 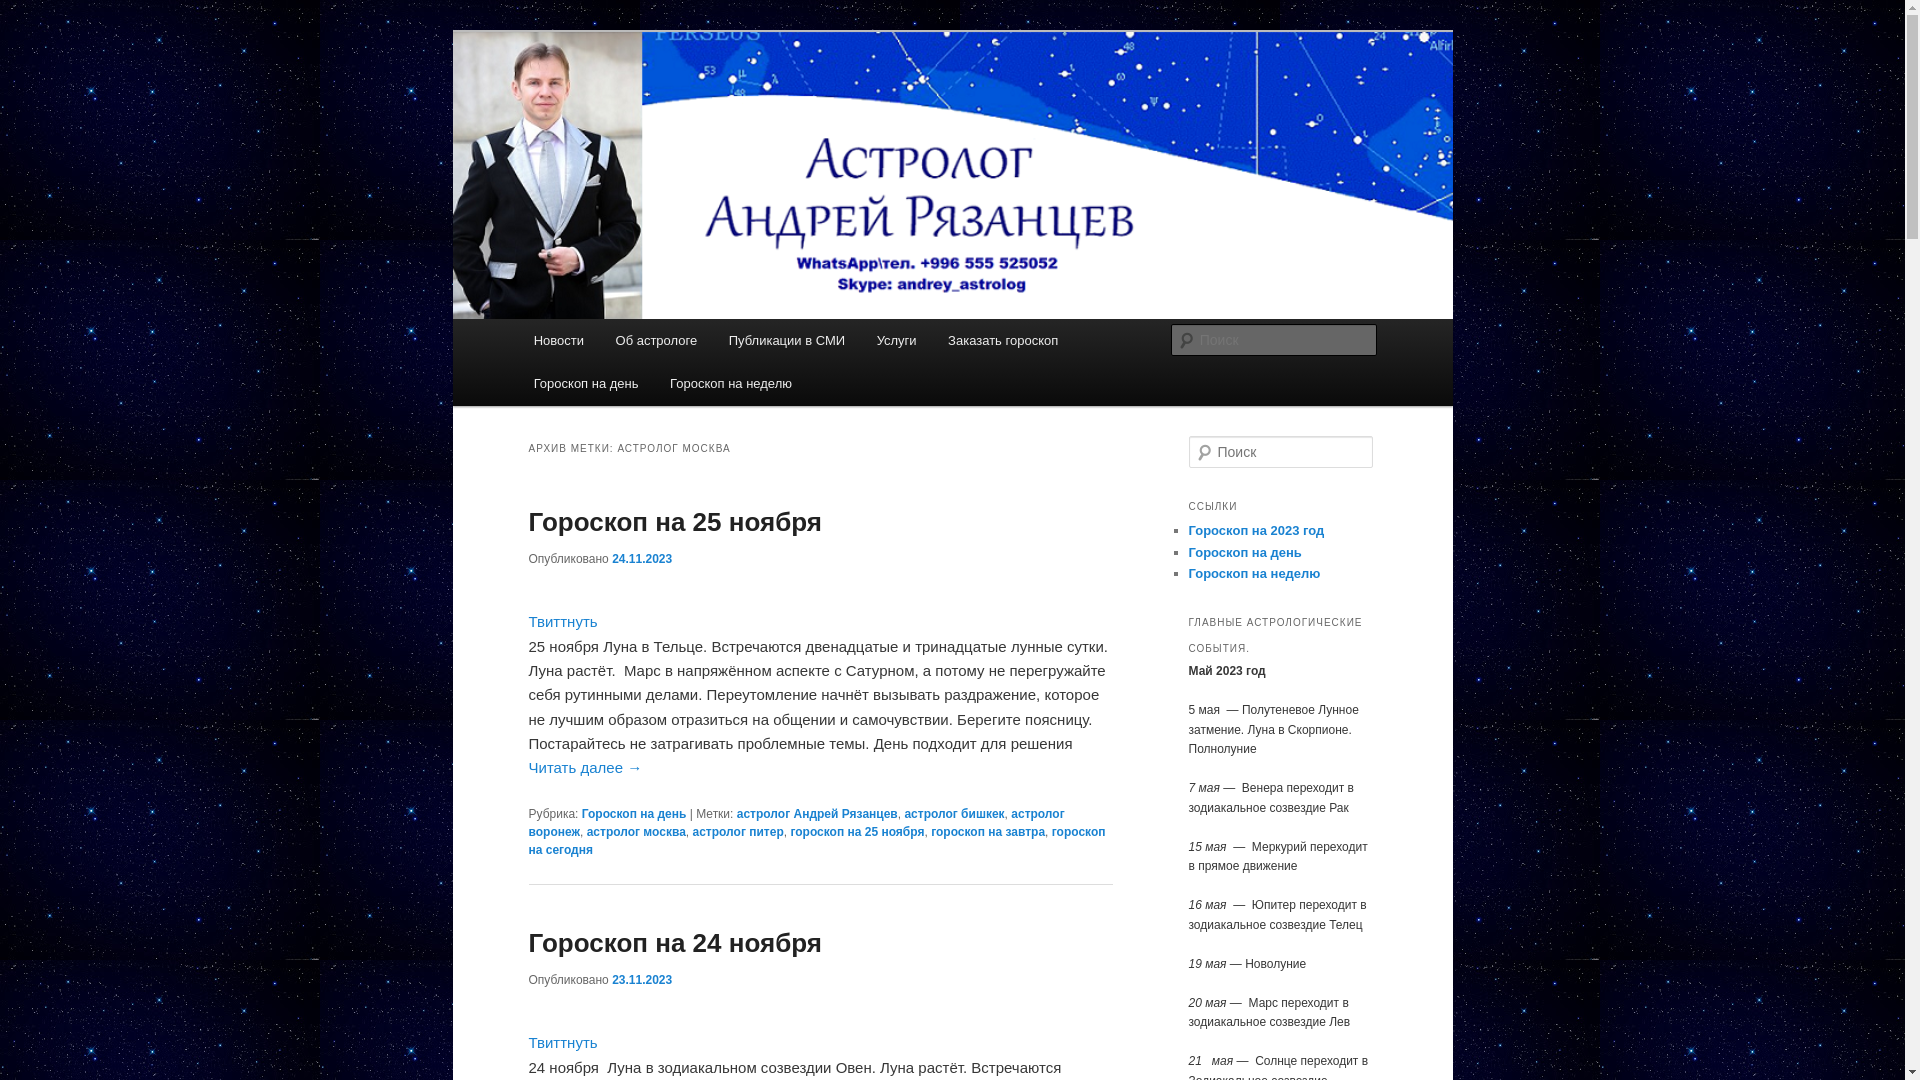 I want to click on '24.11.2023', so click(x=642, y=559).